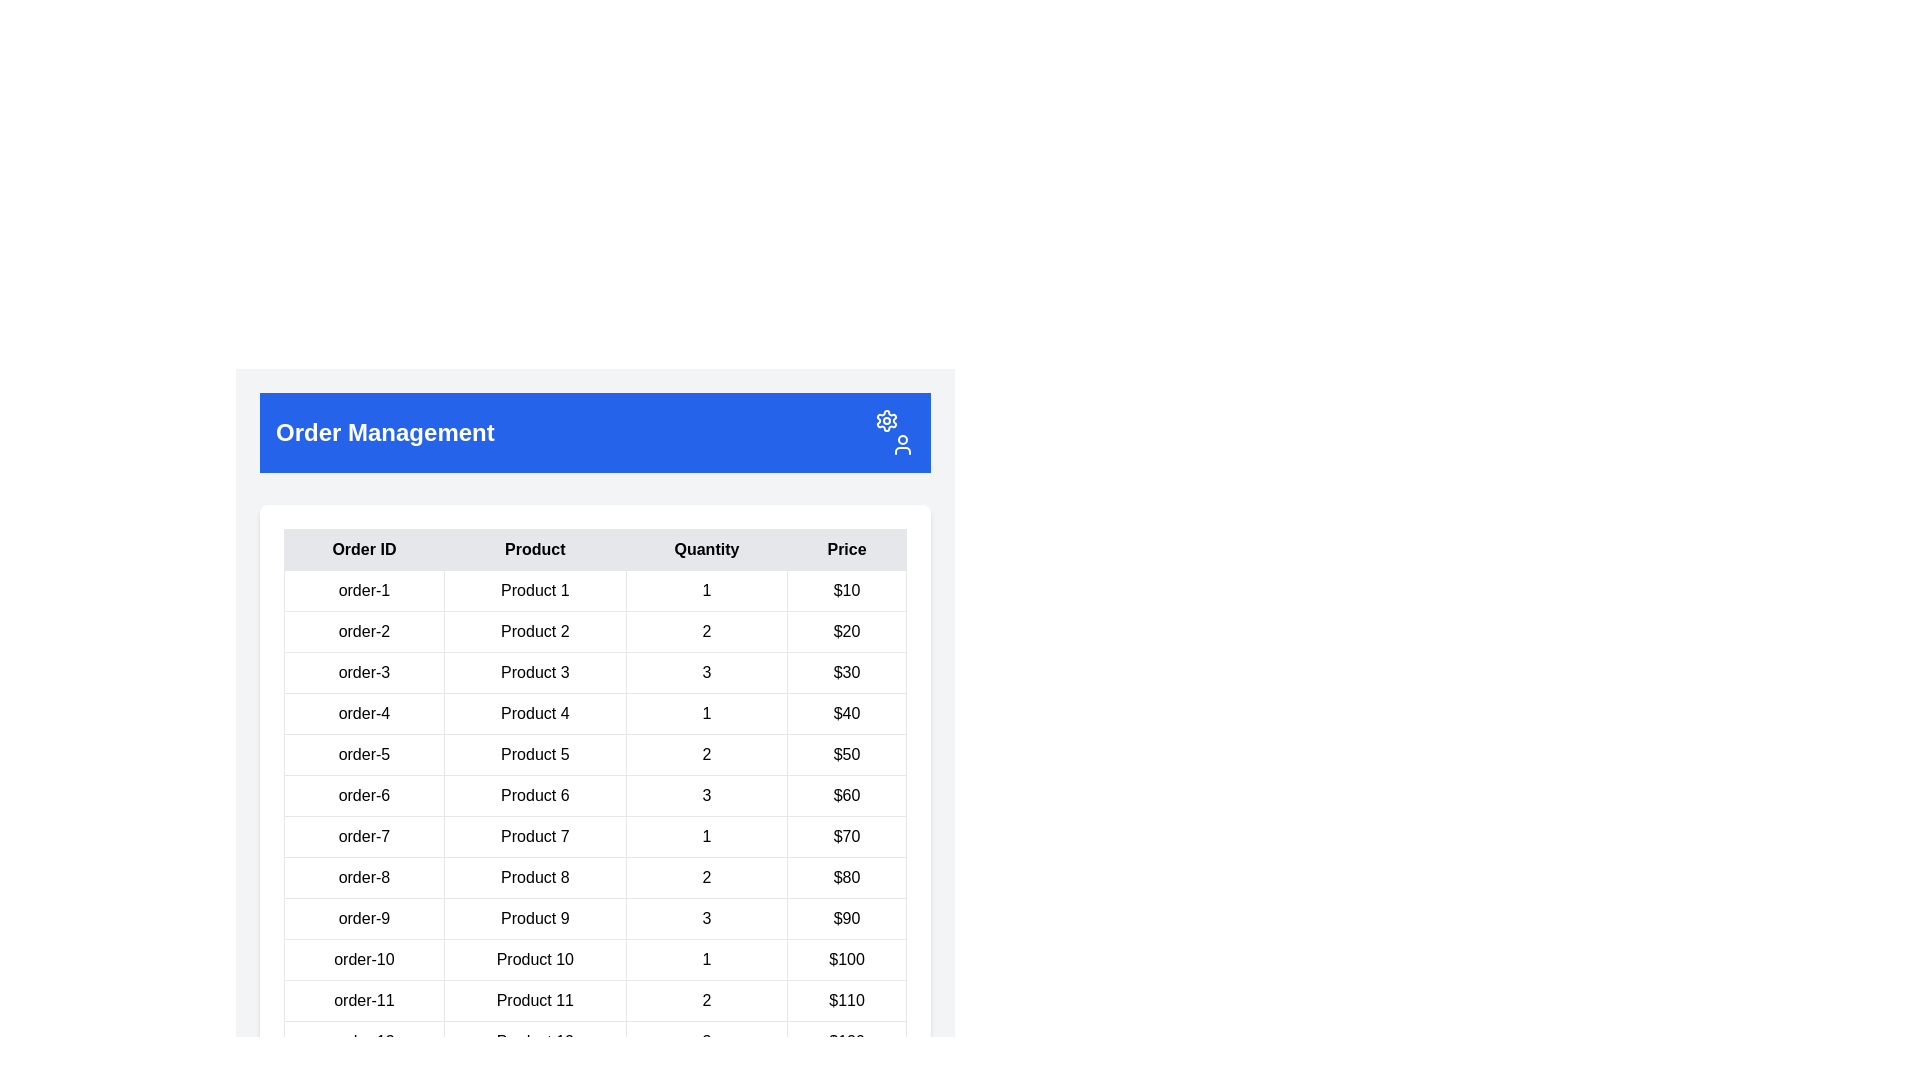 The height and width of the screenshot is (1080, 1920). I want to click on the table cell containing the text 'Product 8' located in the second column under the 'Product' header to gather context from adjacent cells, so click(535, 877).